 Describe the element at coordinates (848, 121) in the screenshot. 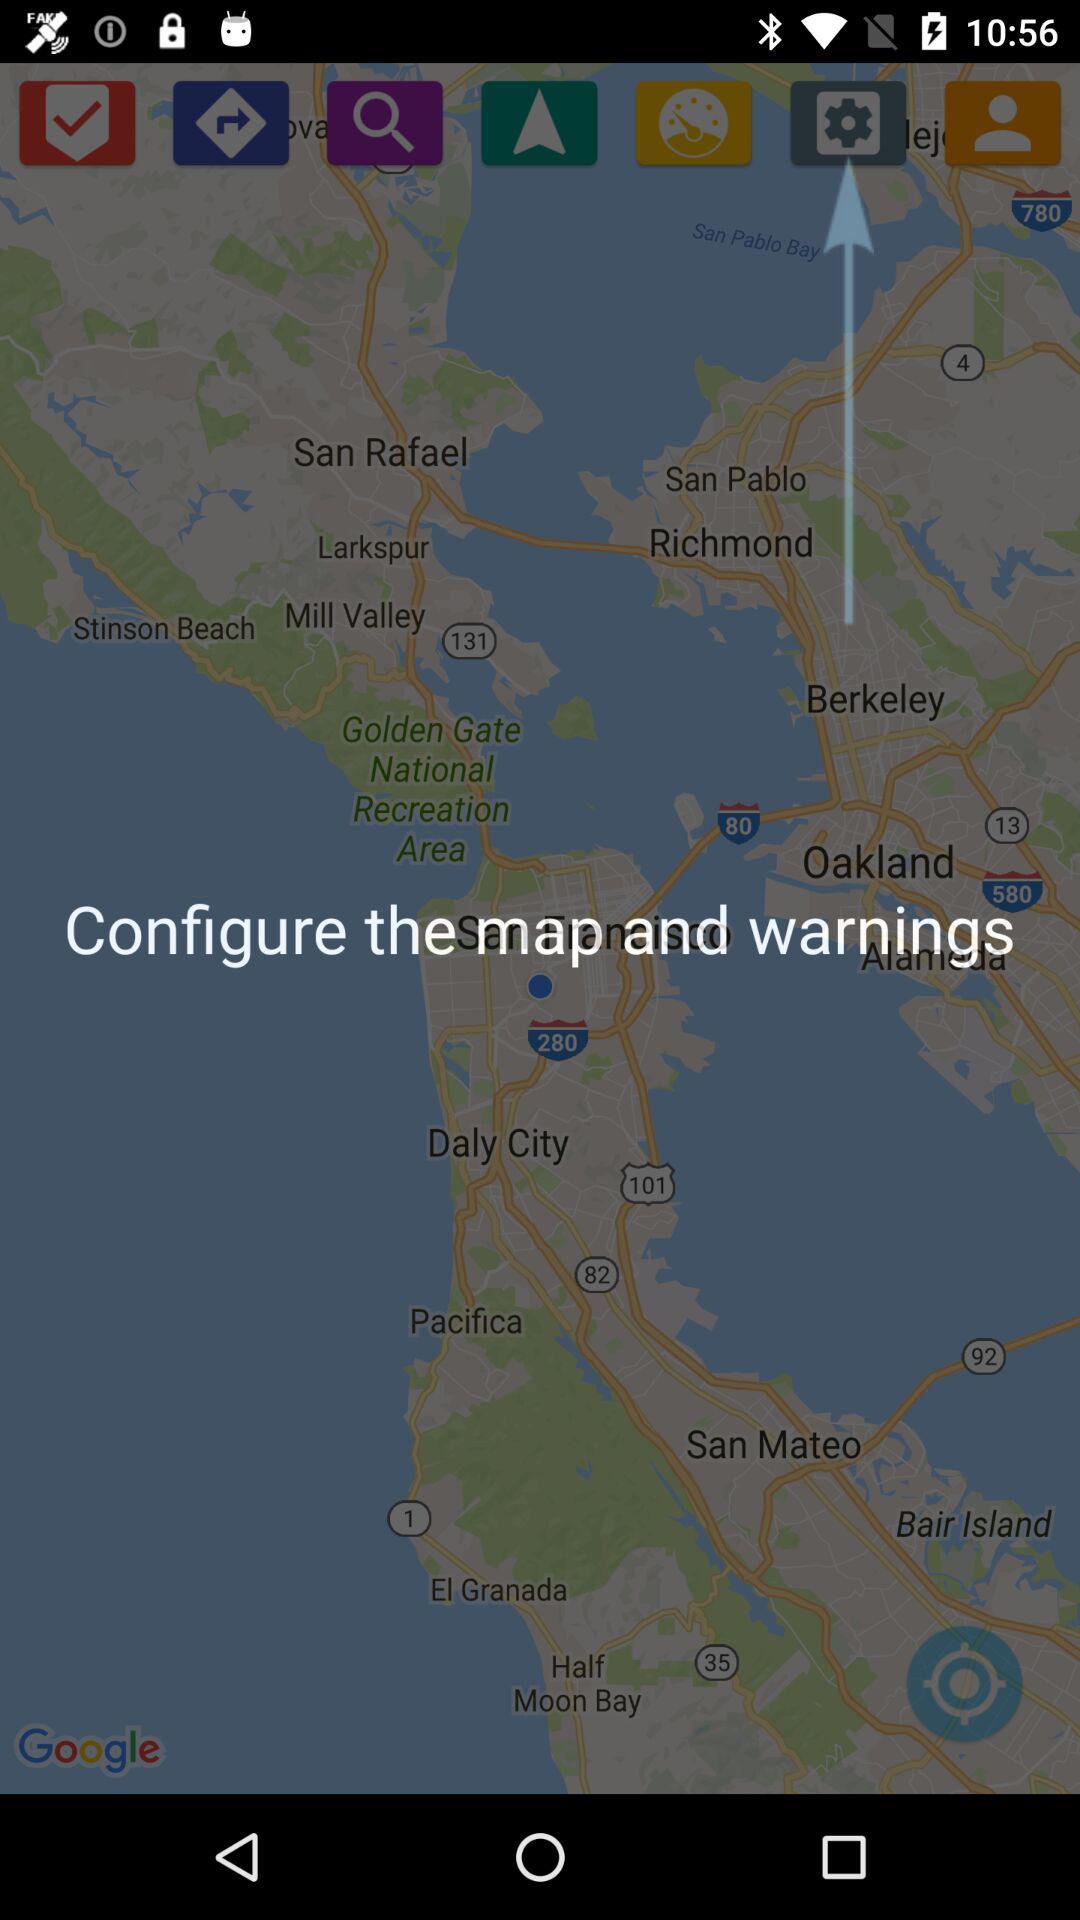

I see `the settings icon` at that location.